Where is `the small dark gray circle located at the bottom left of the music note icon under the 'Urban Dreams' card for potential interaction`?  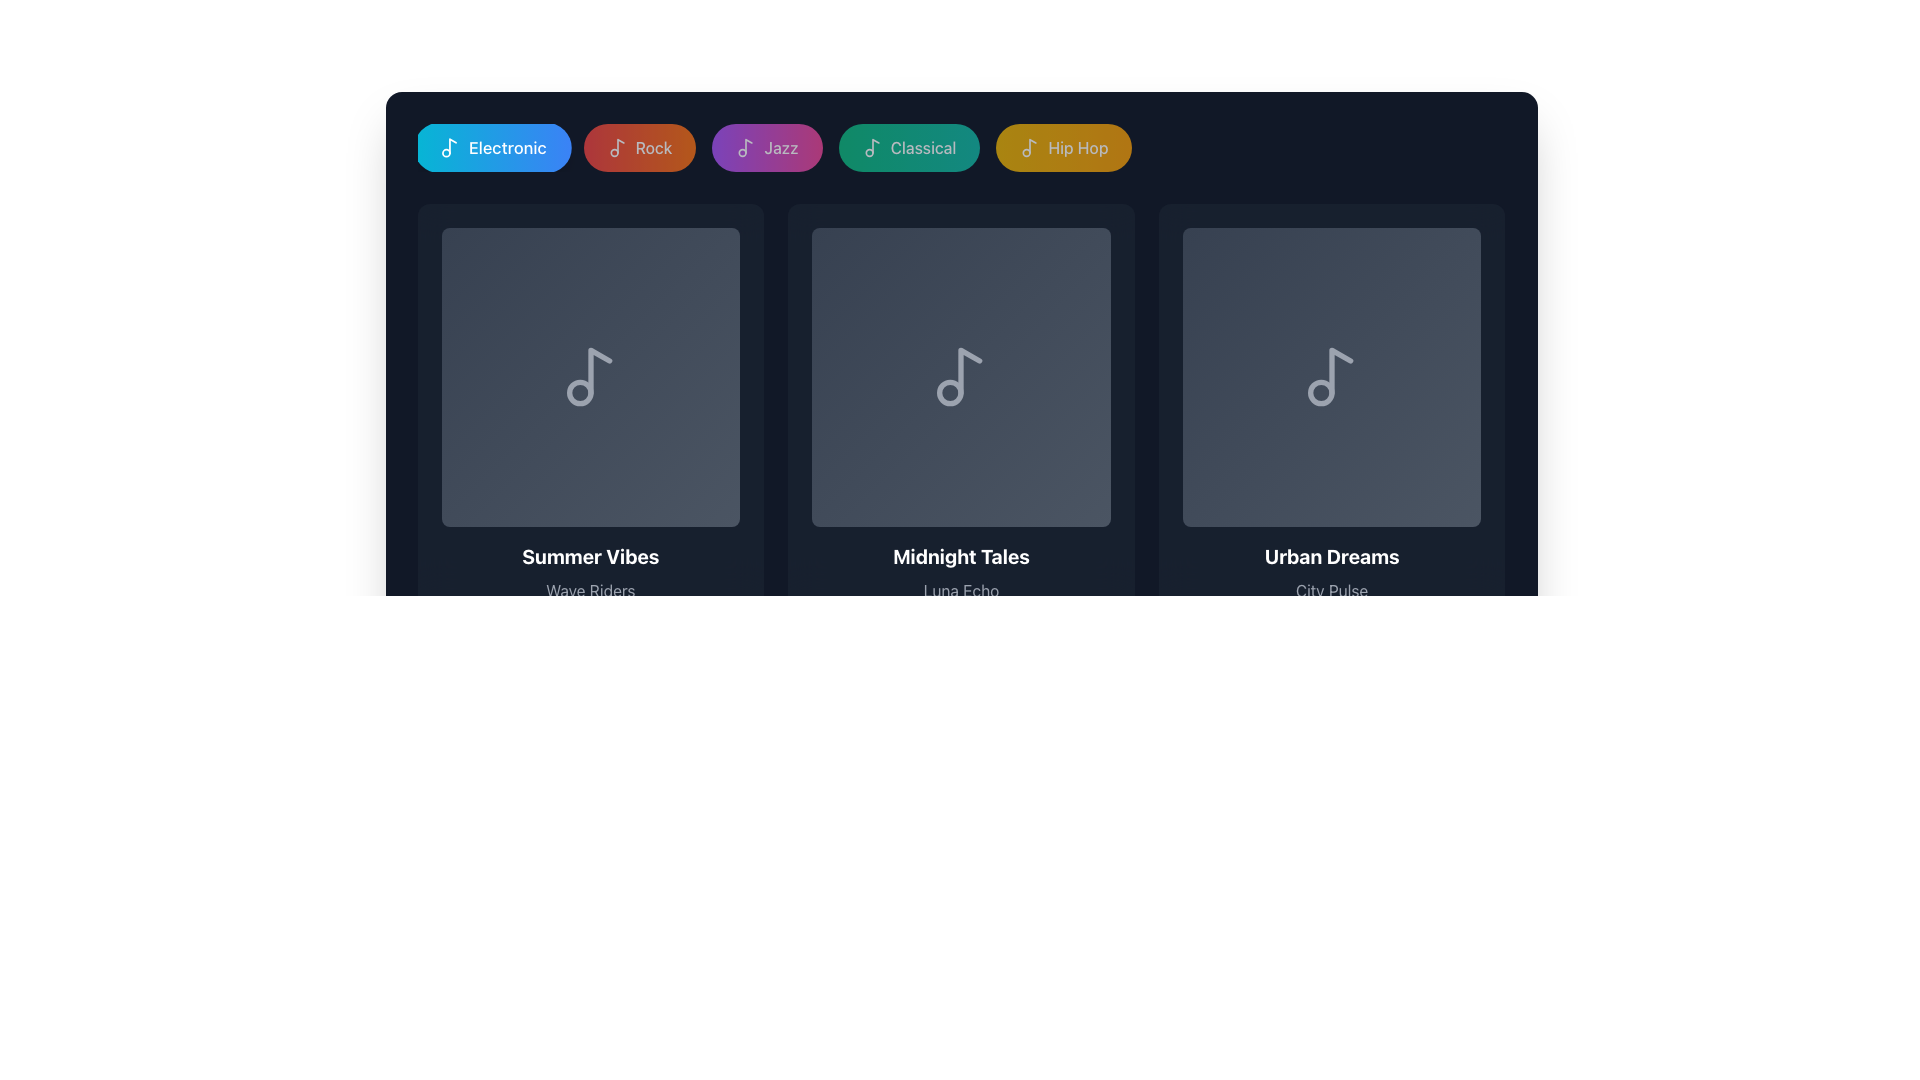
the small dark gray circle located at the bottom left of the music note icon under the 'Urban Dreams' card for potential interaction is located at coordinates (1321, 393).